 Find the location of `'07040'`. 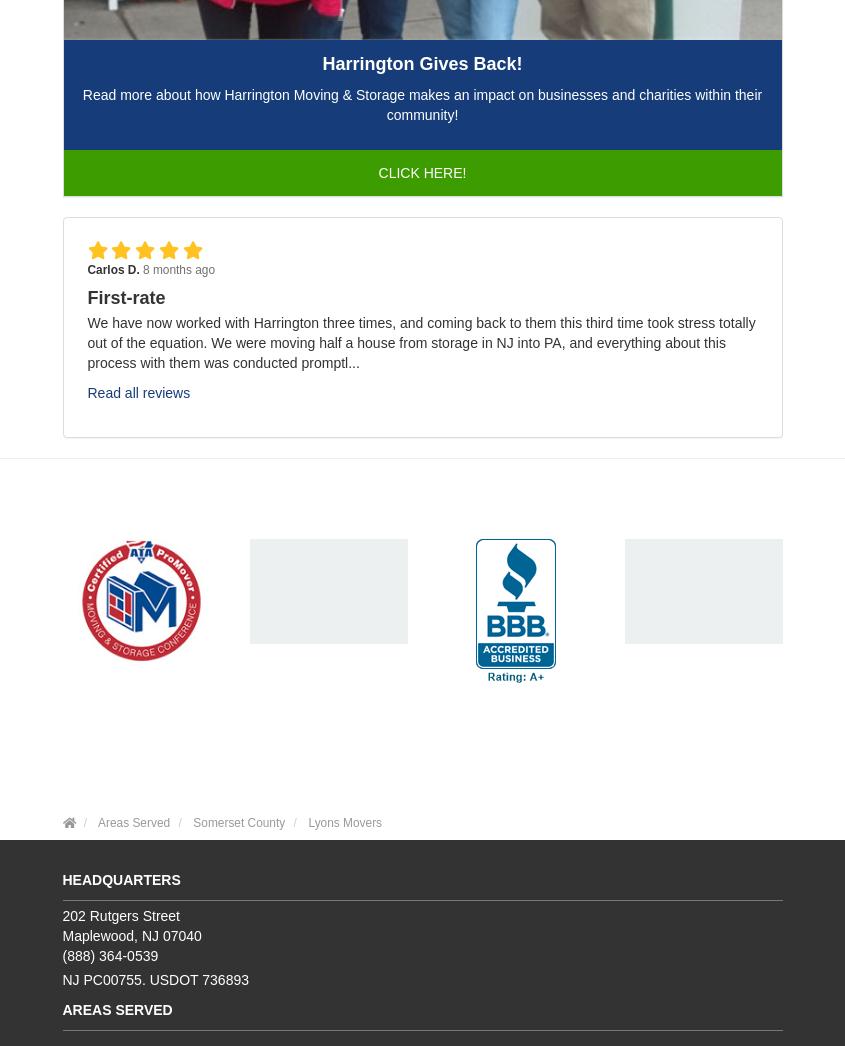

'07040' is located at coordinates (180, 935).